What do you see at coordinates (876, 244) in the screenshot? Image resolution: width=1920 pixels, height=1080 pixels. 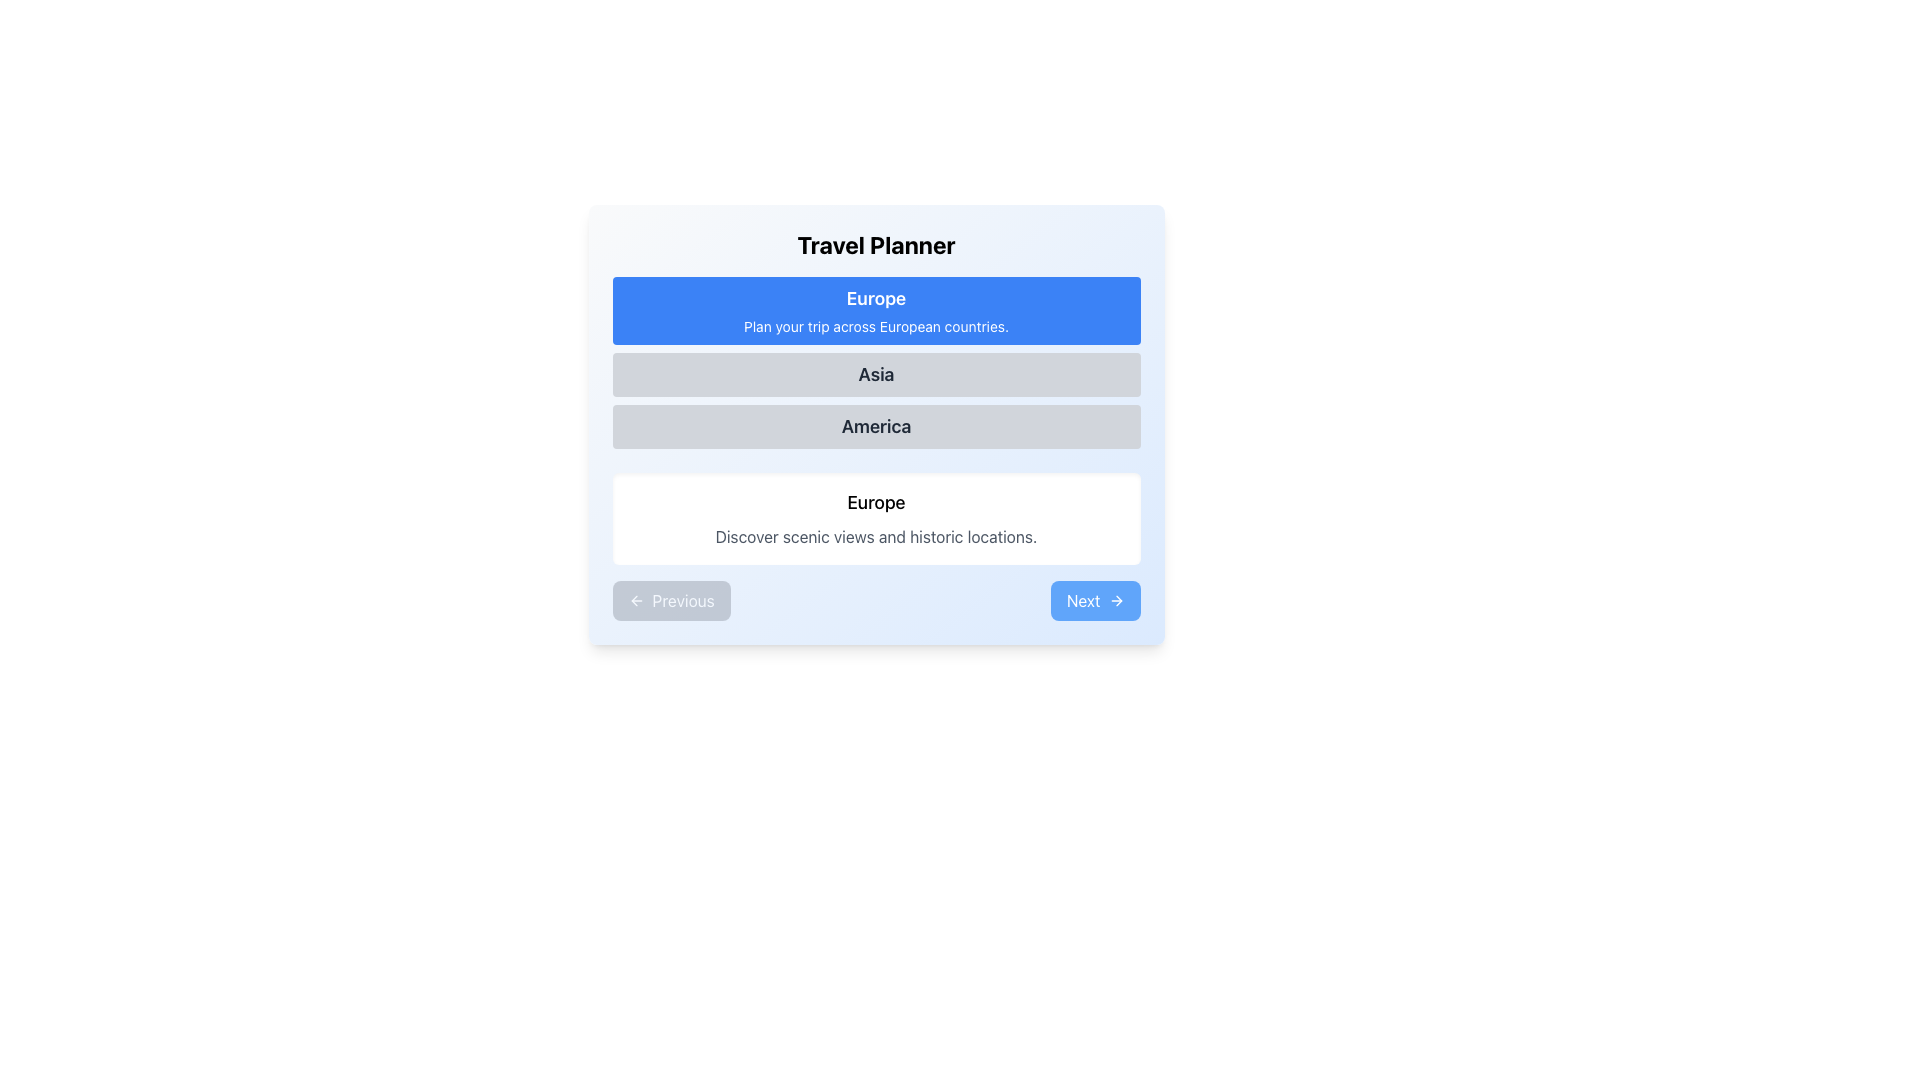 I see `the main Heading text element for the 'Travel Planner' section, which serves as the title and directs user attention` at bounding box center [876, 244].